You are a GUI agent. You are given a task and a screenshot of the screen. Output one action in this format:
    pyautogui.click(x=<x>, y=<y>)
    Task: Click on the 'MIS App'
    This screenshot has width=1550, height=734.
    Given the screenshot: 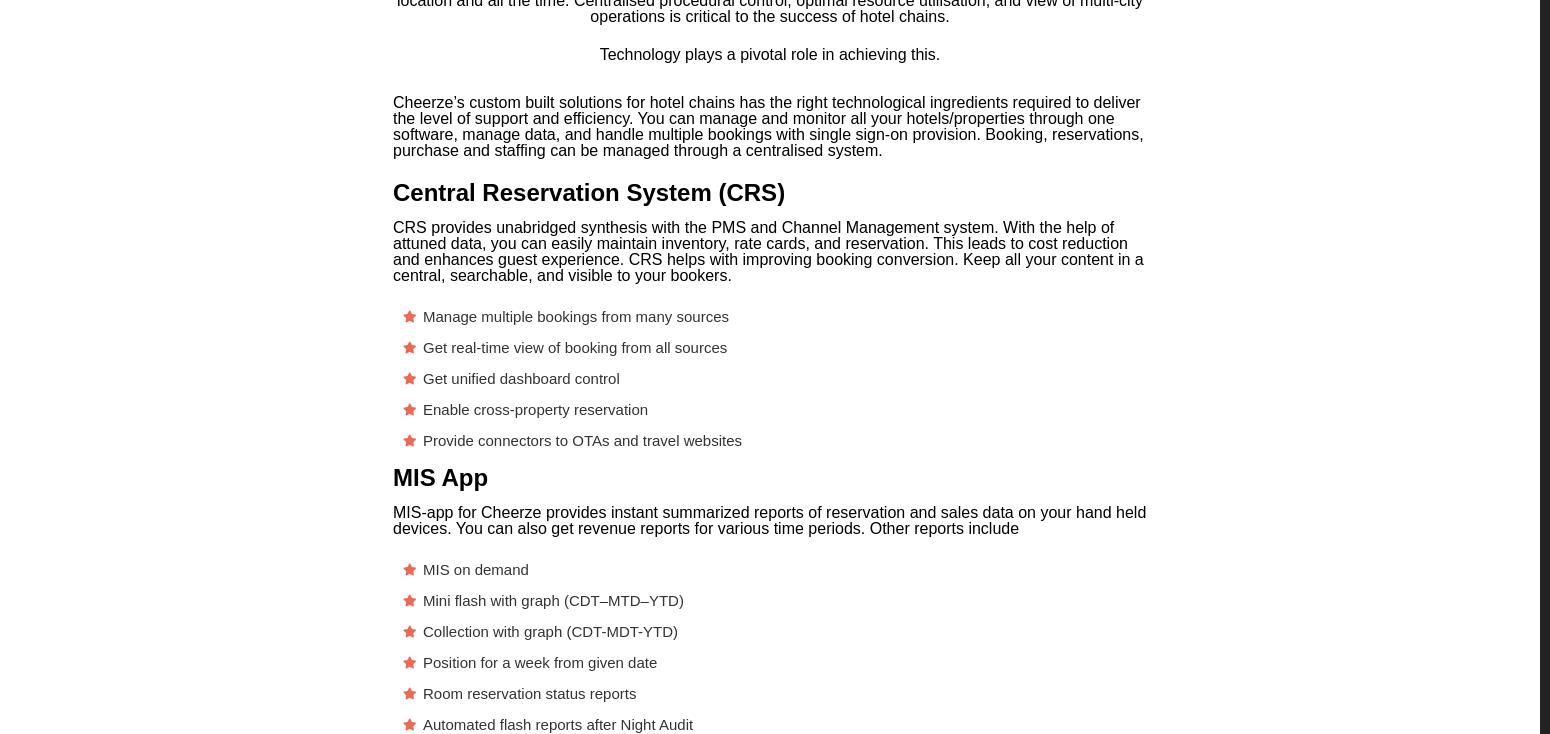 What is the action you would take?
    pyautogui.click(x=440, y=477)
    